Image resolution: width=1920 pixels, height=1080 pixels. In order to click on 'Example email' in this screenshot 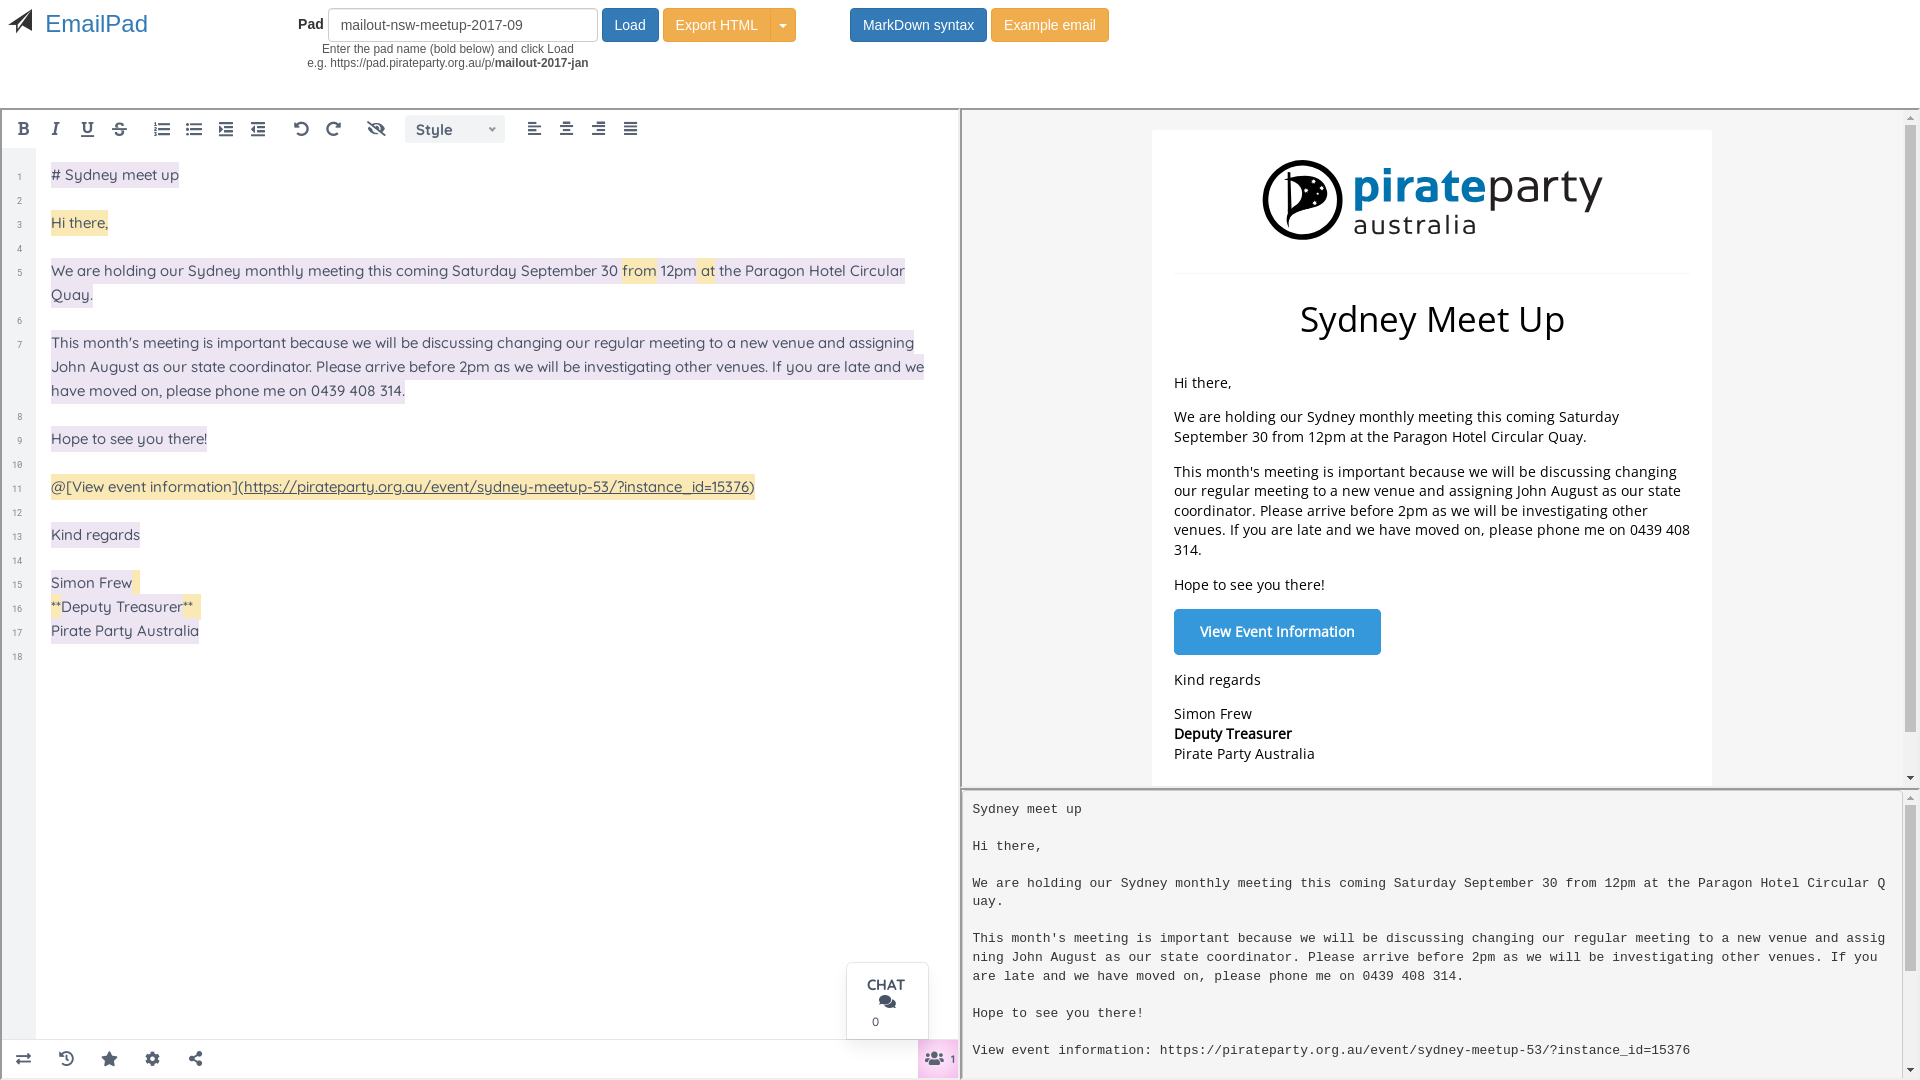, I will do `click(1049, 24)`.